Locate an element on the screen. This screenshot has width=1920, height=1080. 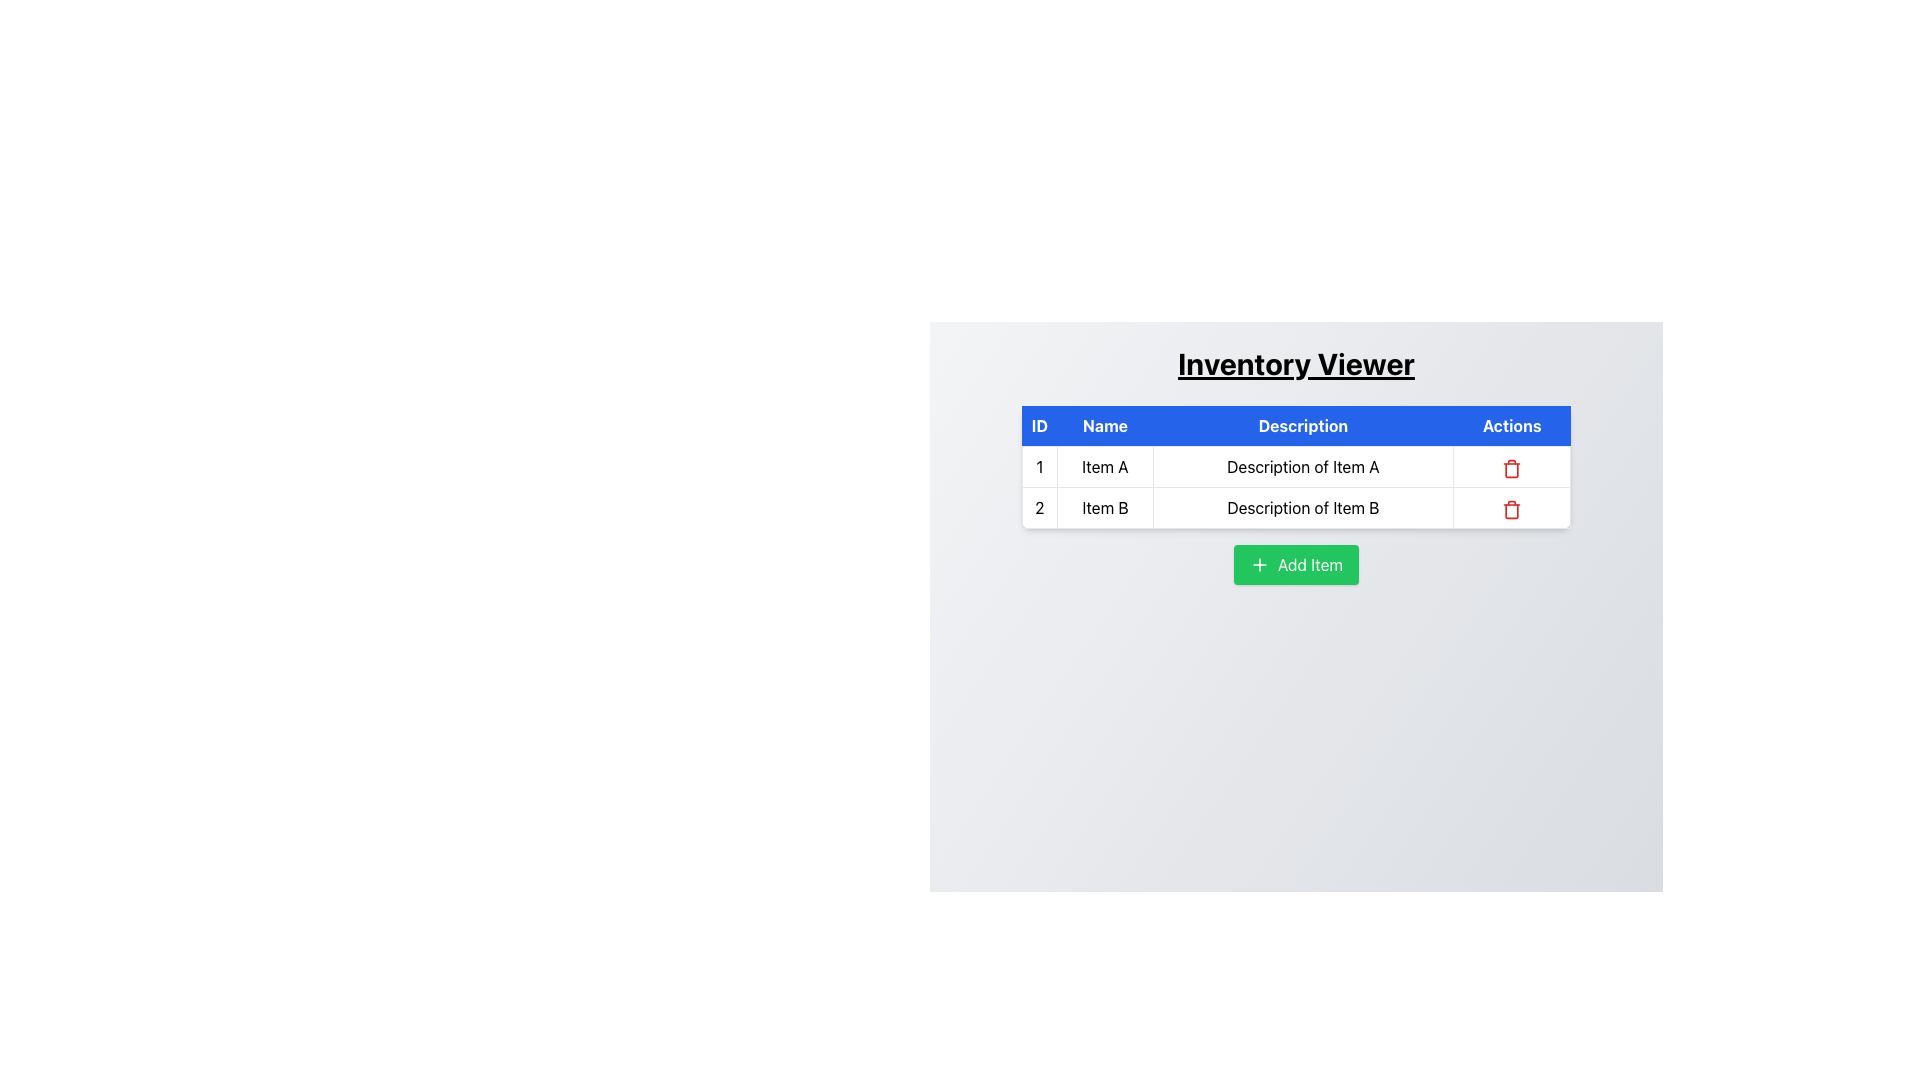
the first row of the inventory table containing ID '1', Name 'Item A', Description 'Description of Item A' is located at coordinates (1296, 466).